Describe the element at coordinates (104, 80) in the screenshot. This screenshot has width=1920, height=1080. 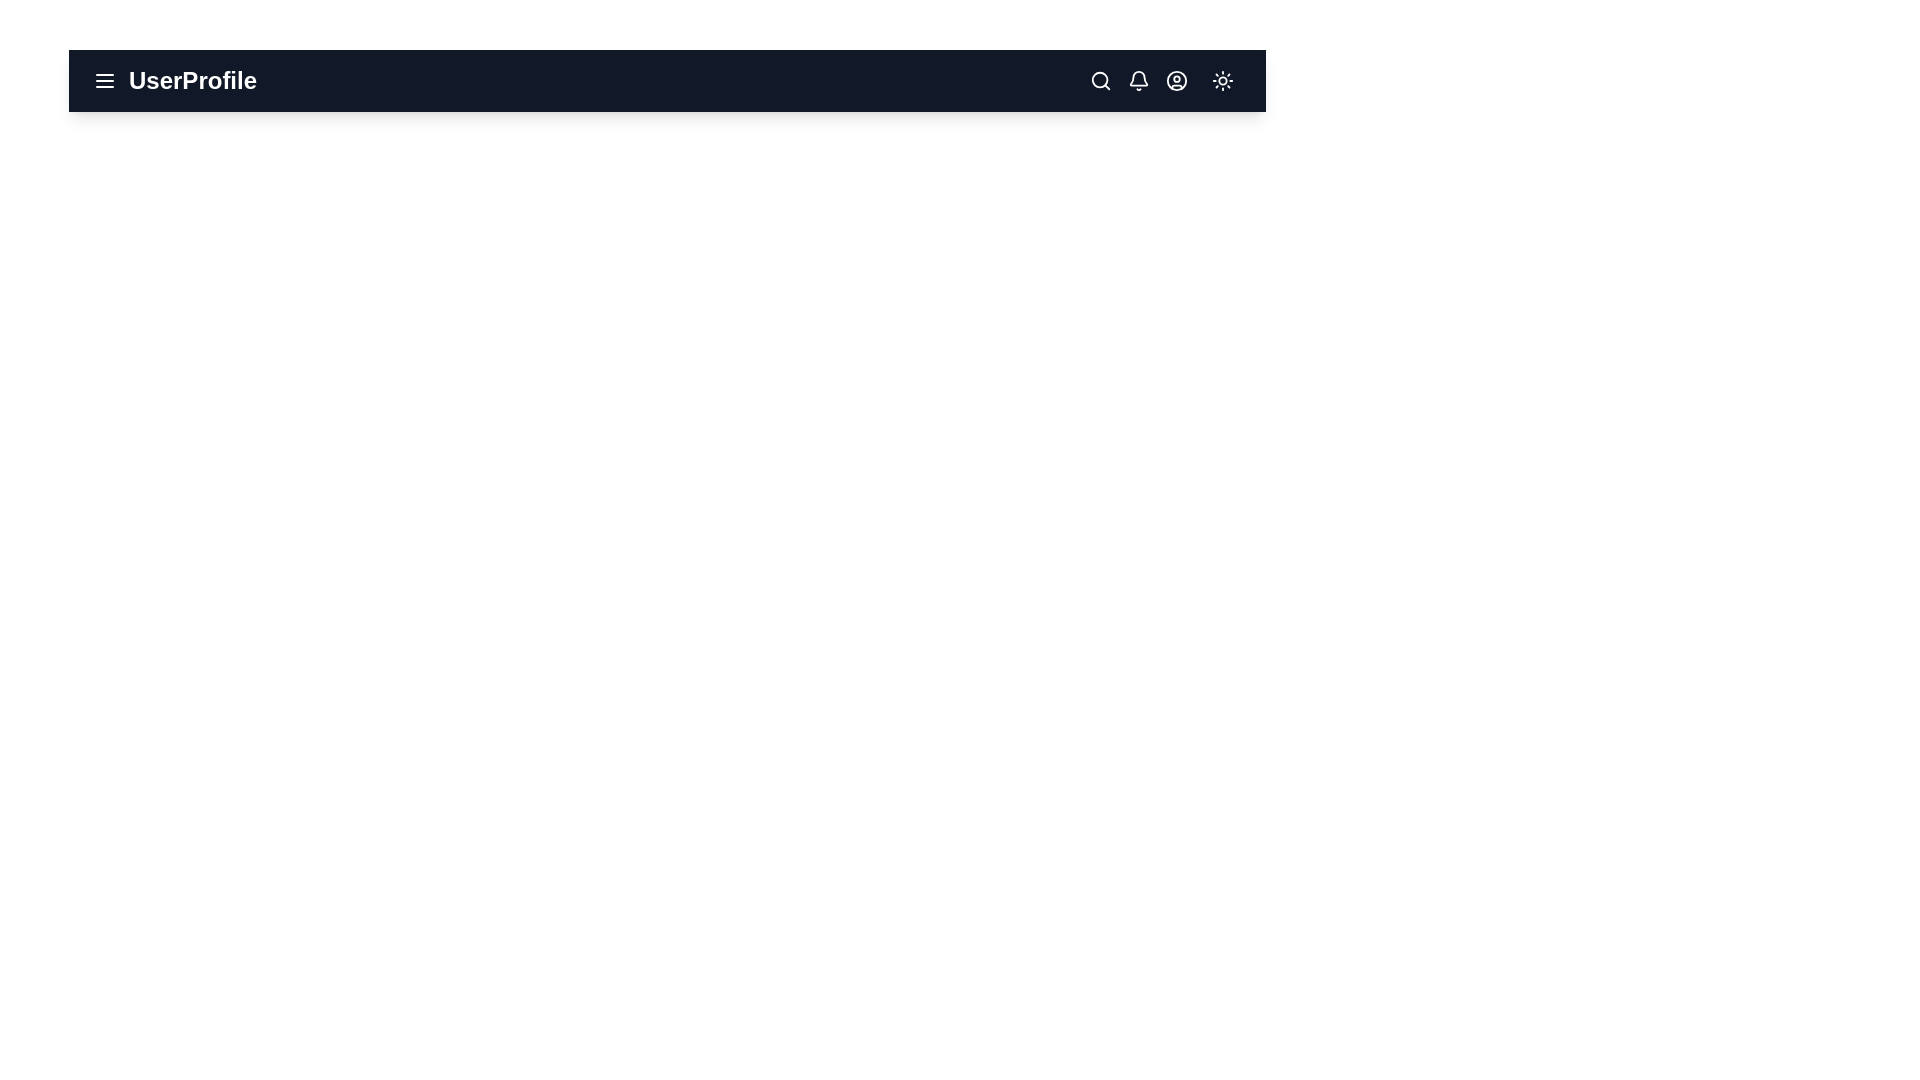
I see `the menu icon to access the application menu` at that location.